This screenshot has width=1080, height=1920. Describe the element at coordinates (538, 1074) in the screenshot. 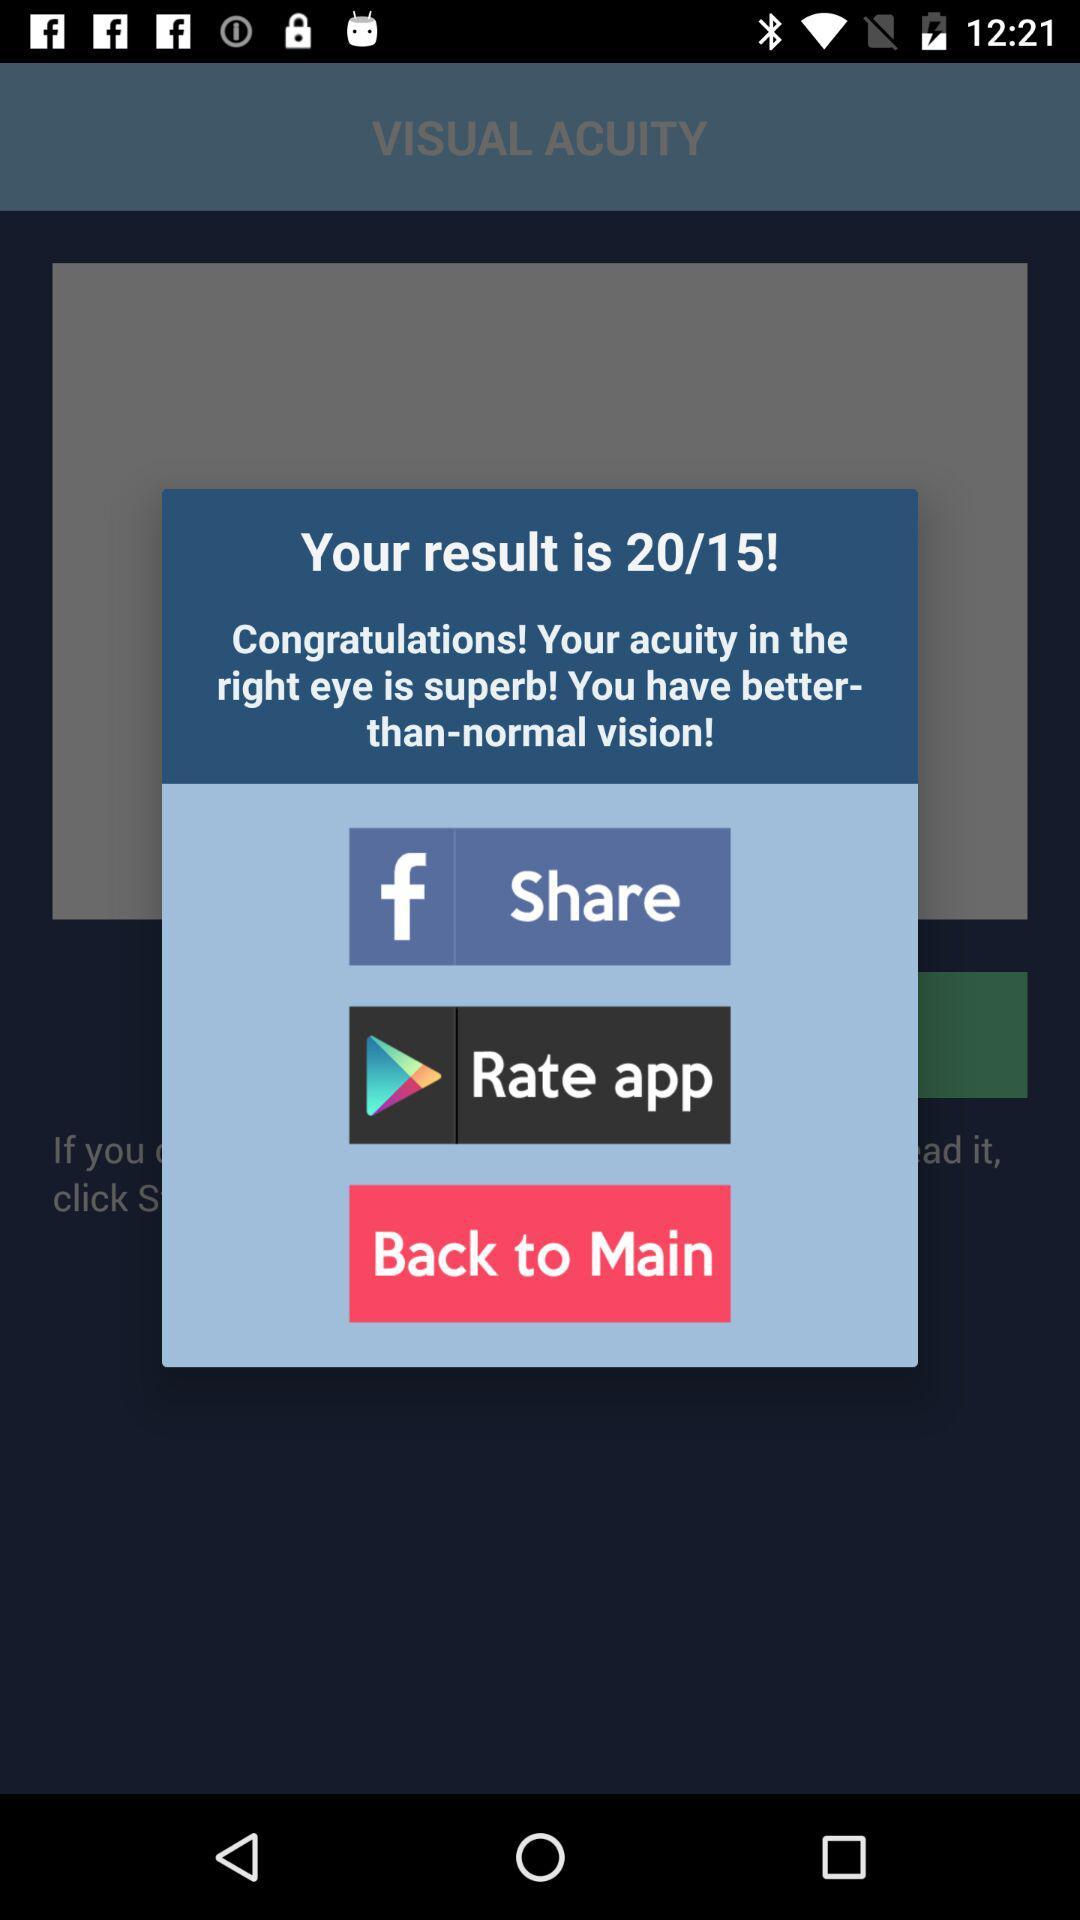

I see `rate app on play store` at that location.